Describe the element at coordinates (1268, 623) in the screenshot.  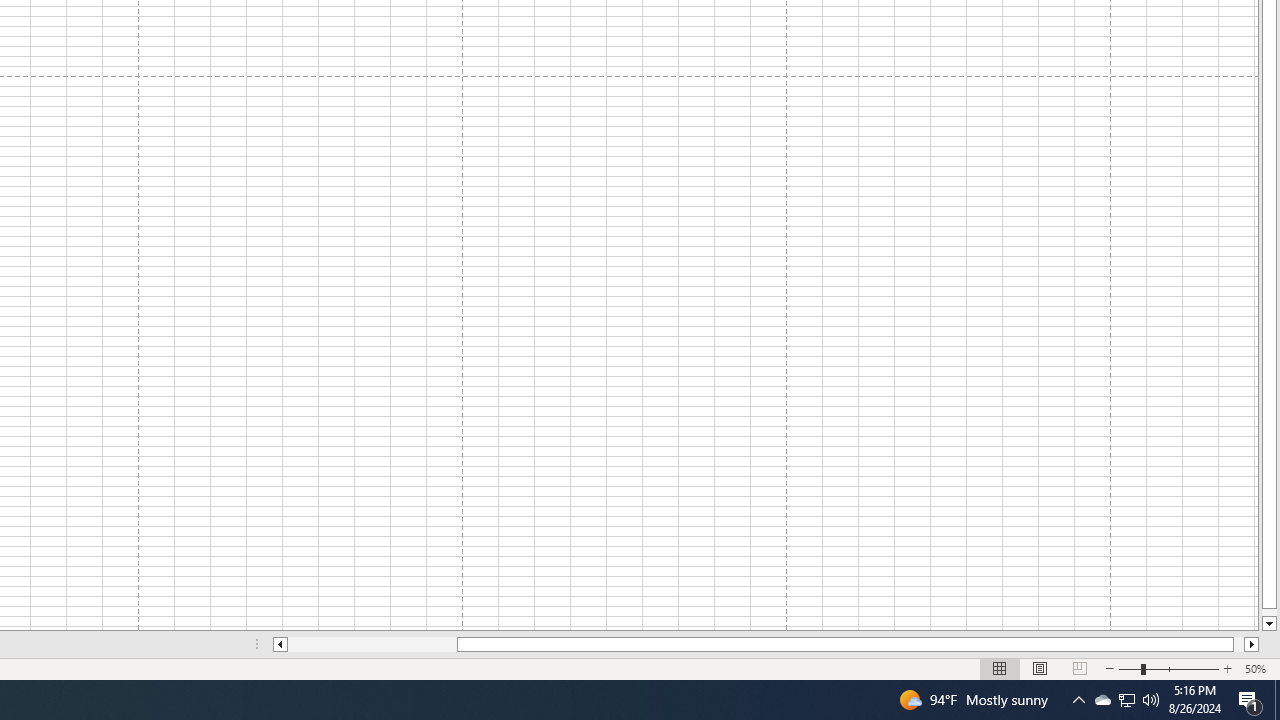
I see `'Line down'` at that location.